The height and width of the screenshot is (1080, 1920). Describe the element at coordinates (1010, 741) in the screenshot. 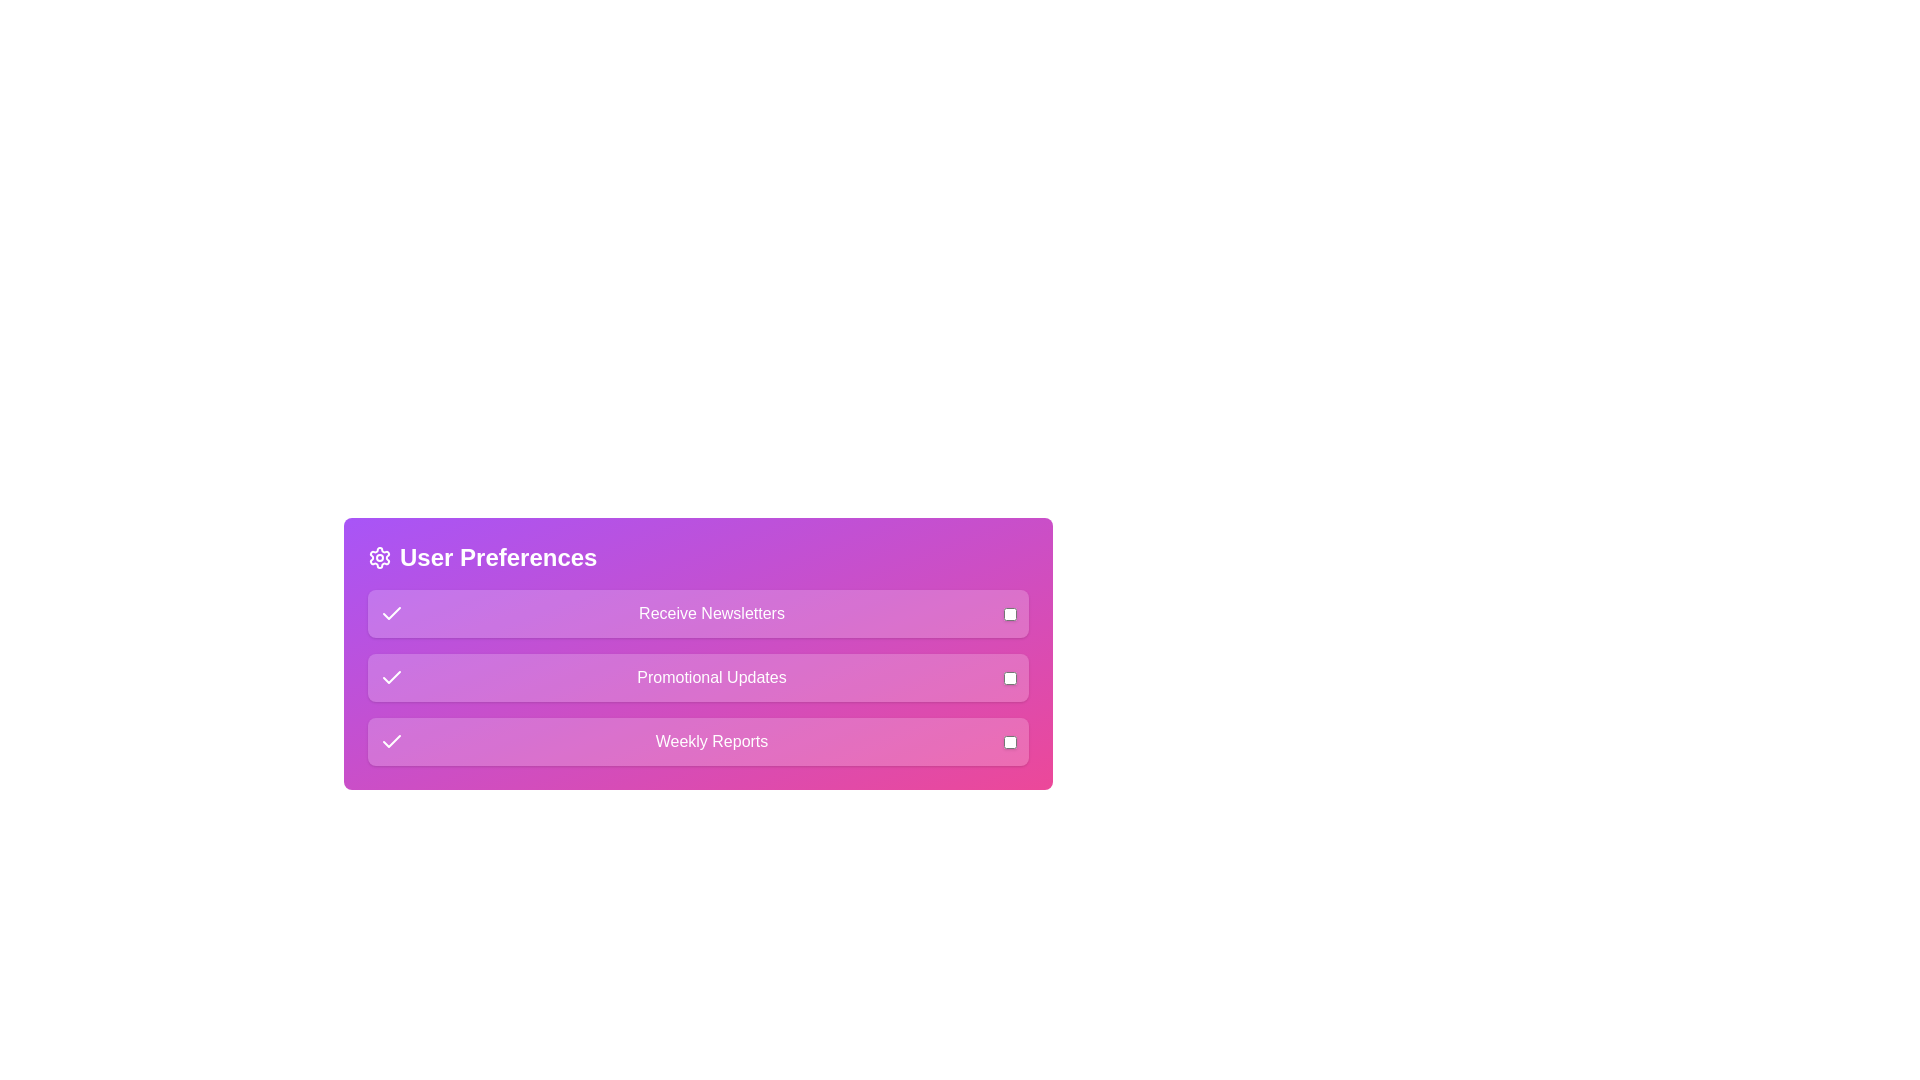

I see `the checkbox for 'Weekly Reports' to toggle its state` at that location.